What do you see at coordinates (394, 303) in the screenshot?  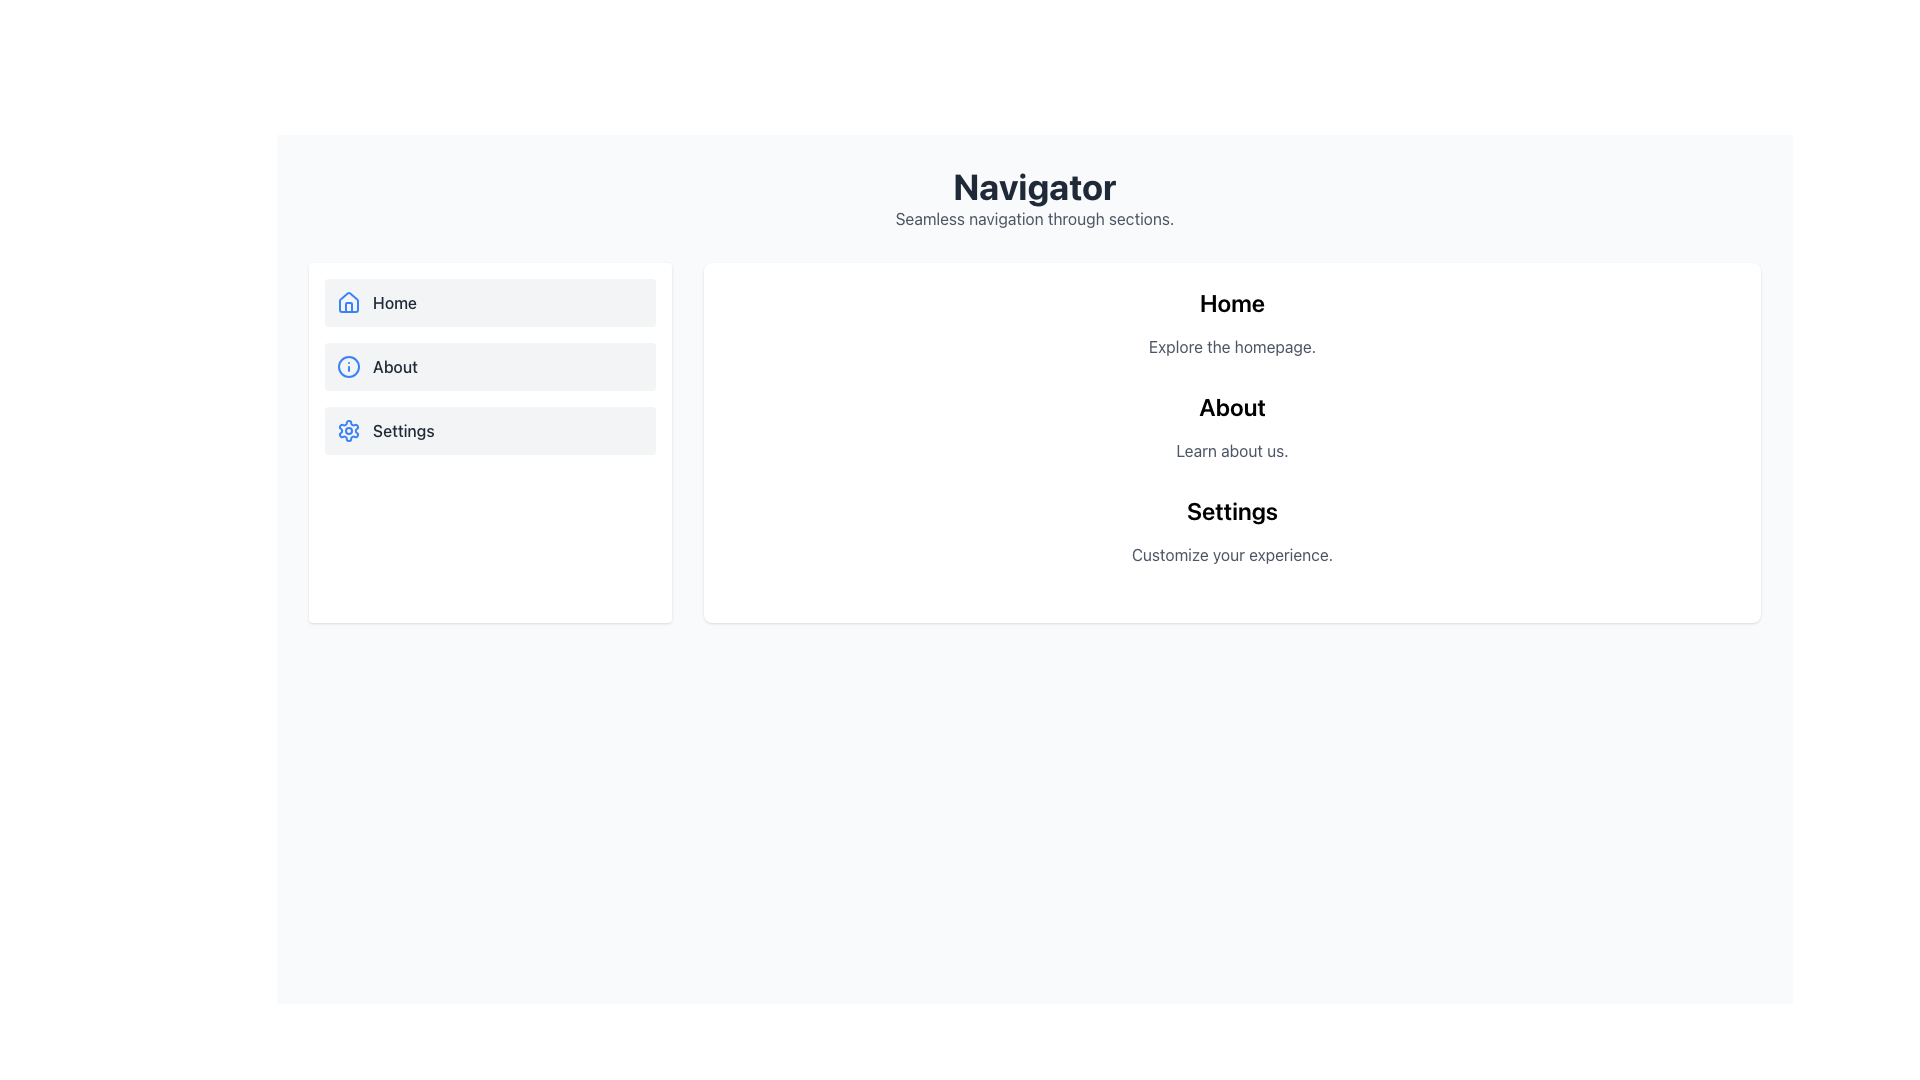 I see `the 'Home' text label in the navigation menu, which is displayed in medium-sized gray font and slightly bold, positioned beneath the 'Navigator' title` at bounding box center [394, 303].